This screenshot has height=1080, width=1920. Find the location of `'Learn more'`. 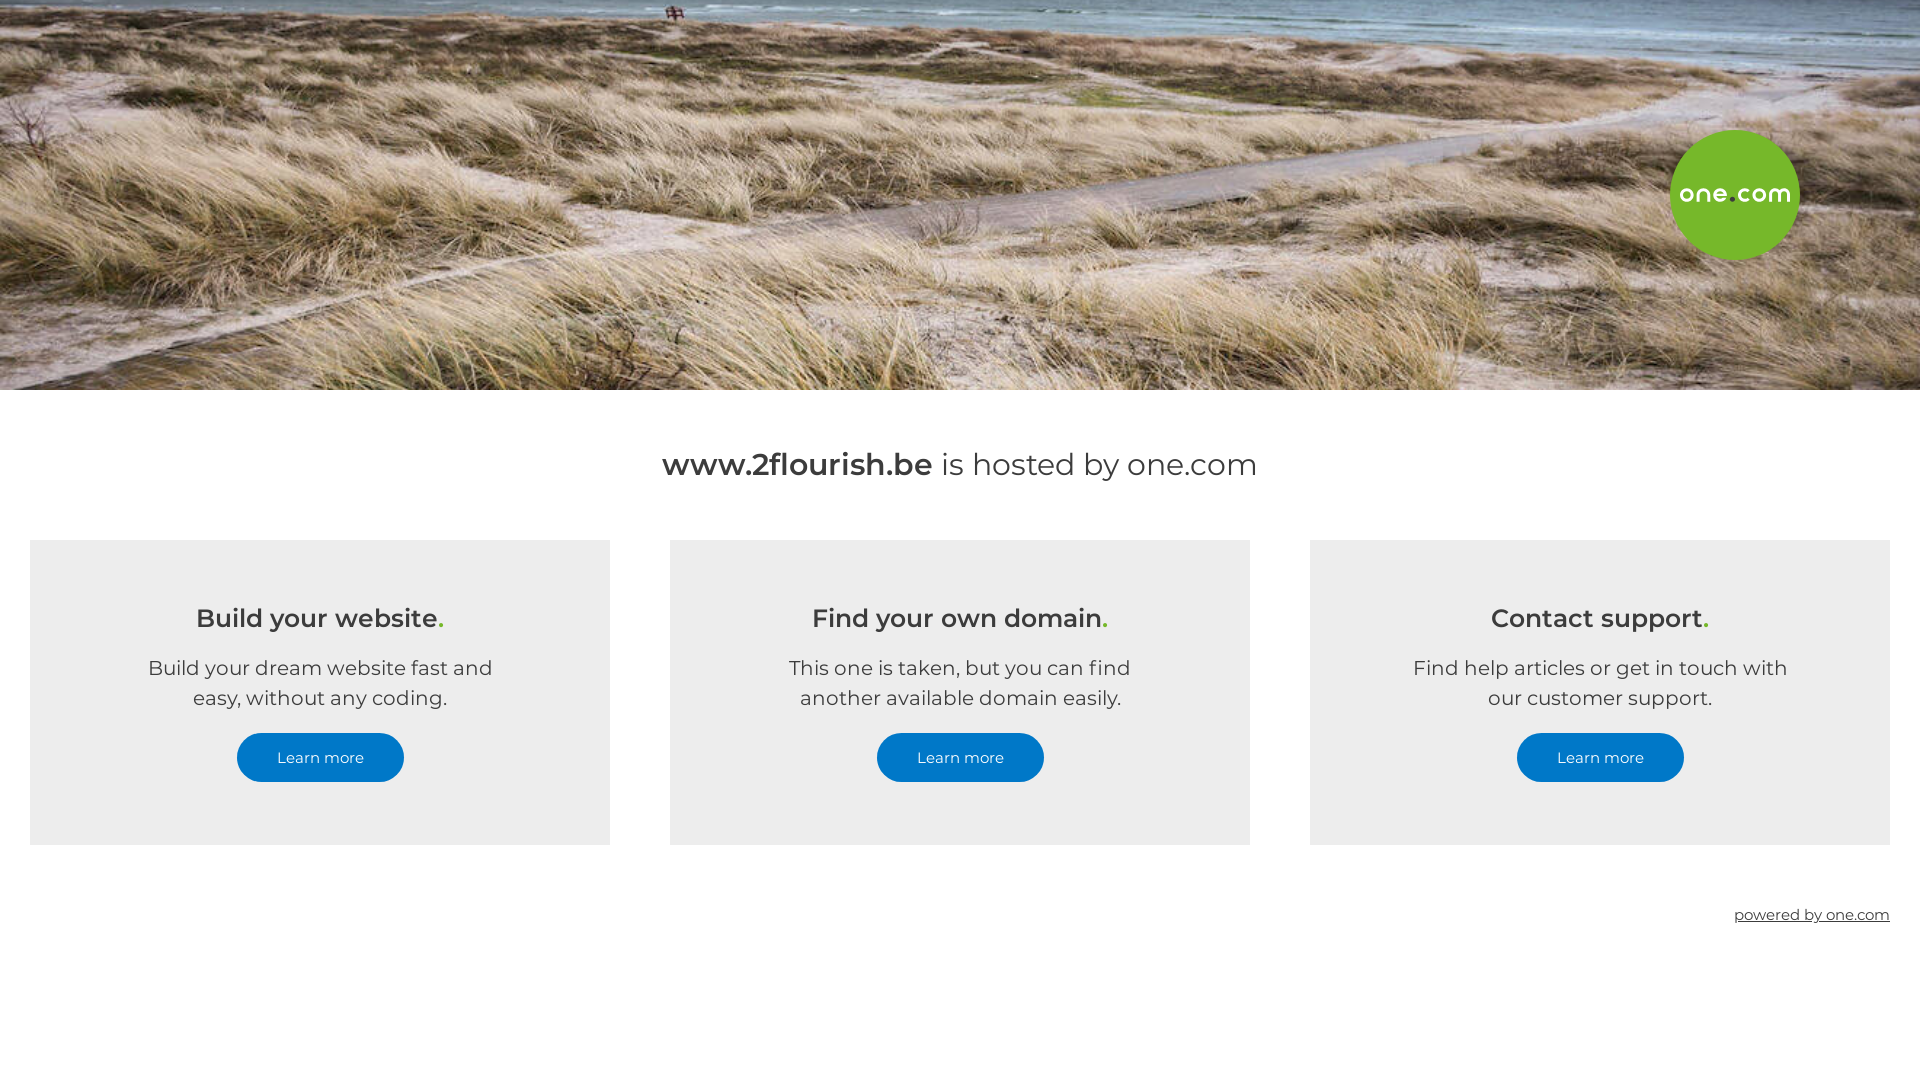

'Learn more' is located at coordinates (958, 757).